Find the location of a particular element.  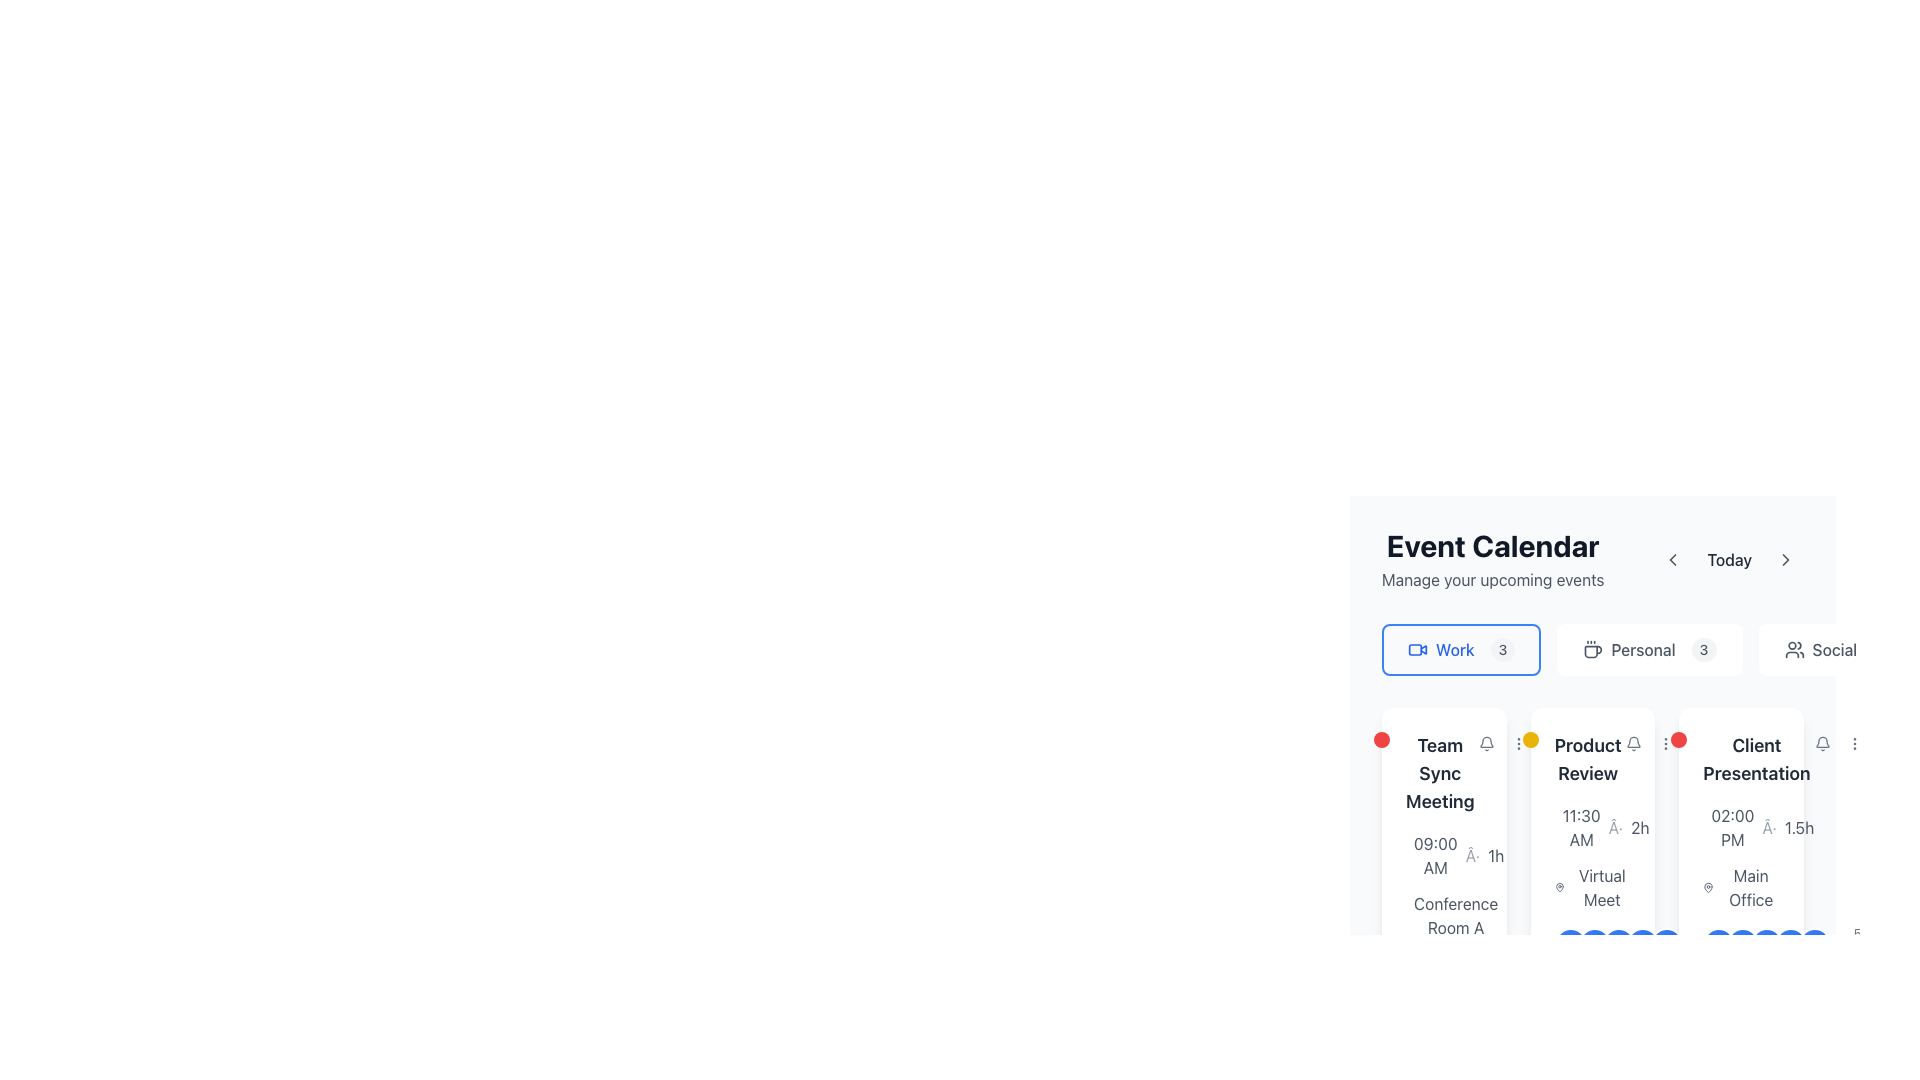

the circular badge labeled '+7' with a light gray background and thin white border is located at coordinates (1689, 944).